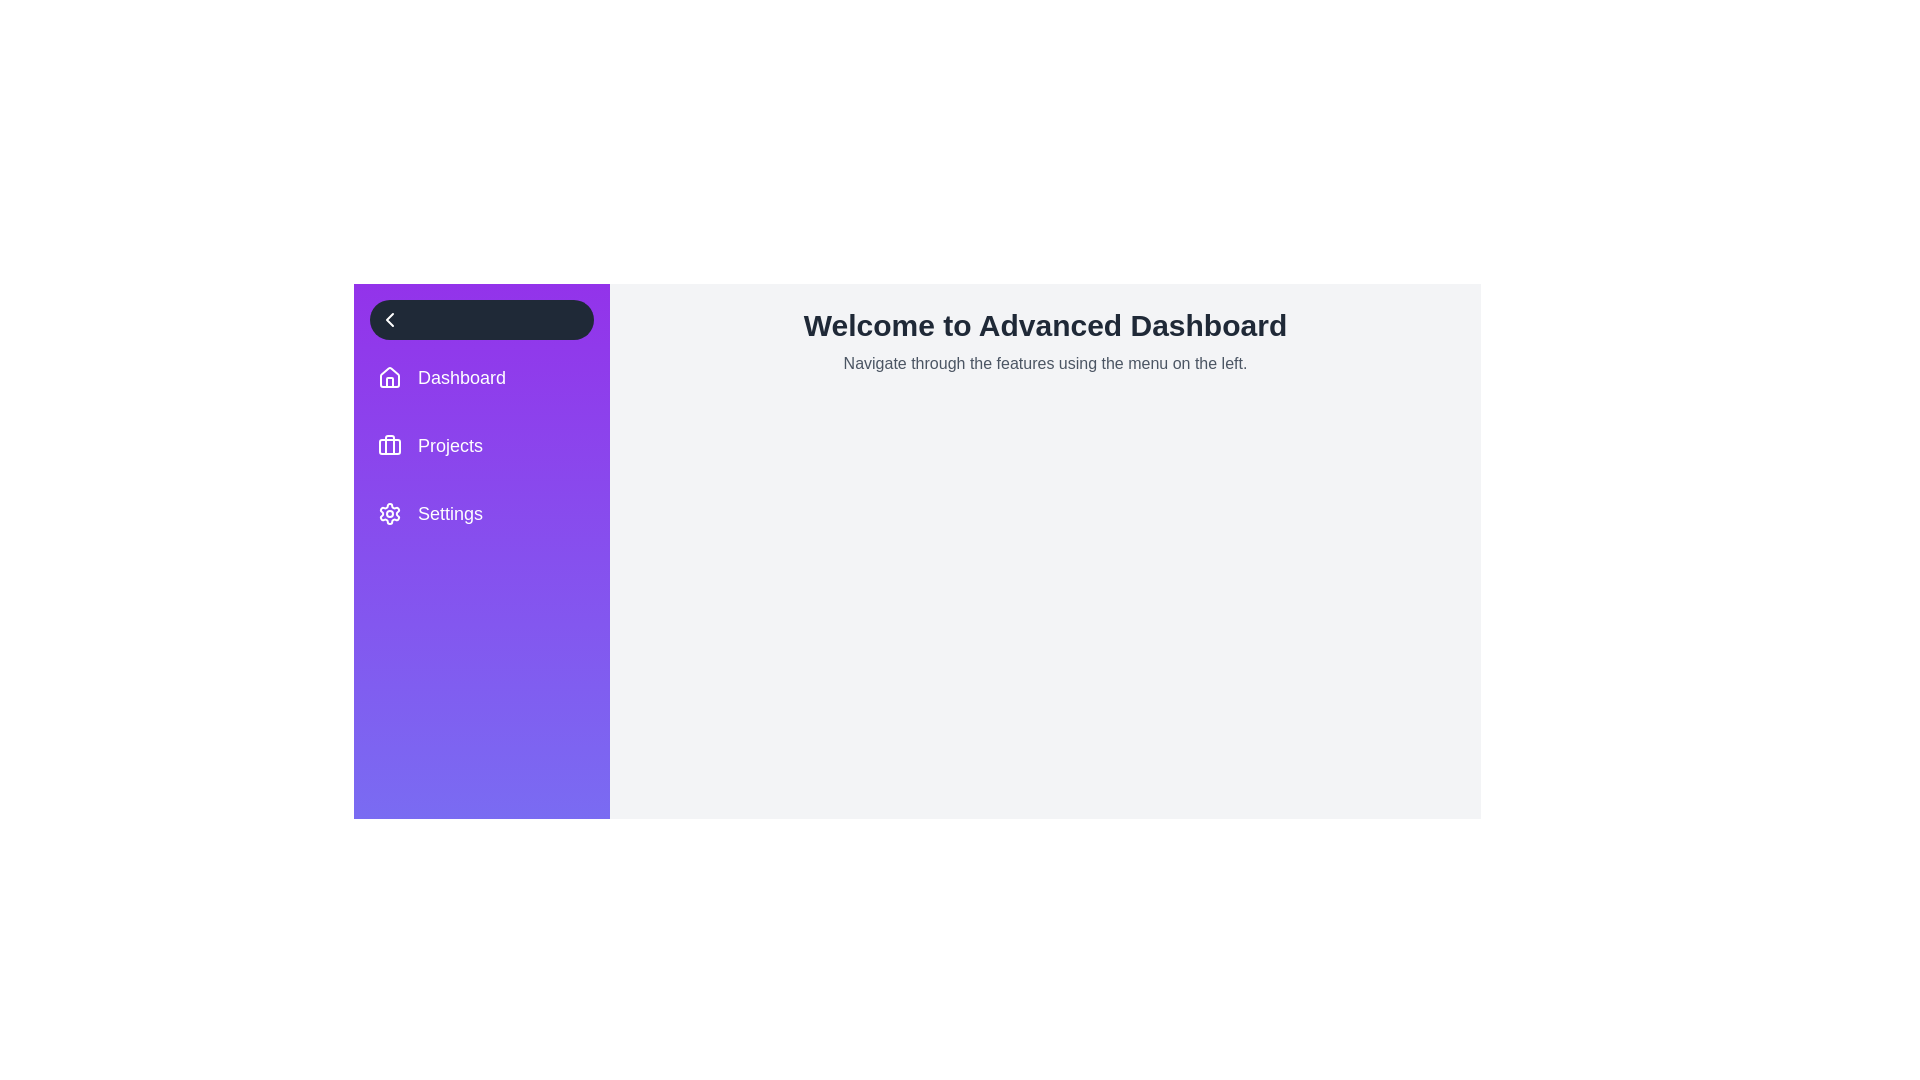 The width and height of the screenshot is (1920, 1080). What do you see at coordinates (481, 512) in the screenshot?
I see `the menu item Settings from the list` at bounding box center [481, 512].